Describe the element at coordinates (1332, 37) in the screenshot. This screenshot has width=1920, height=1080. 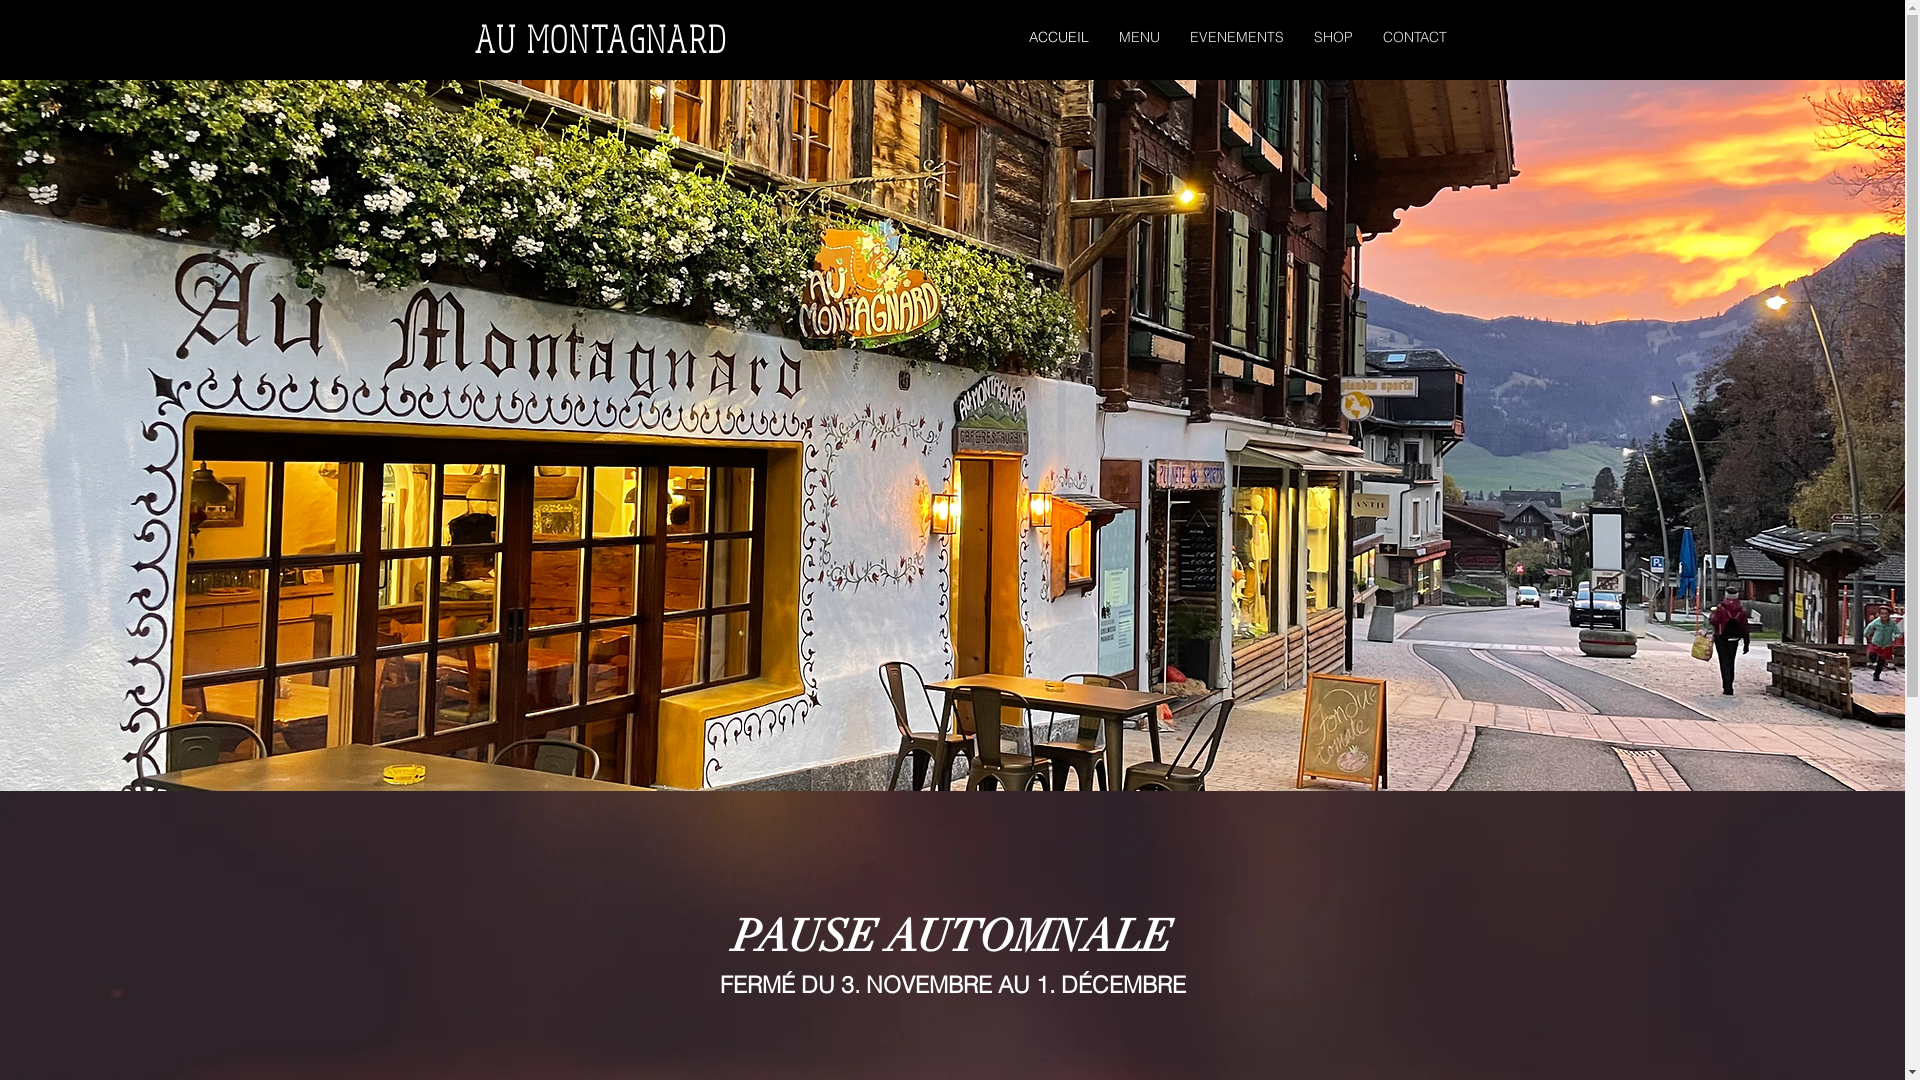
I see `'SHOP'` at that location.